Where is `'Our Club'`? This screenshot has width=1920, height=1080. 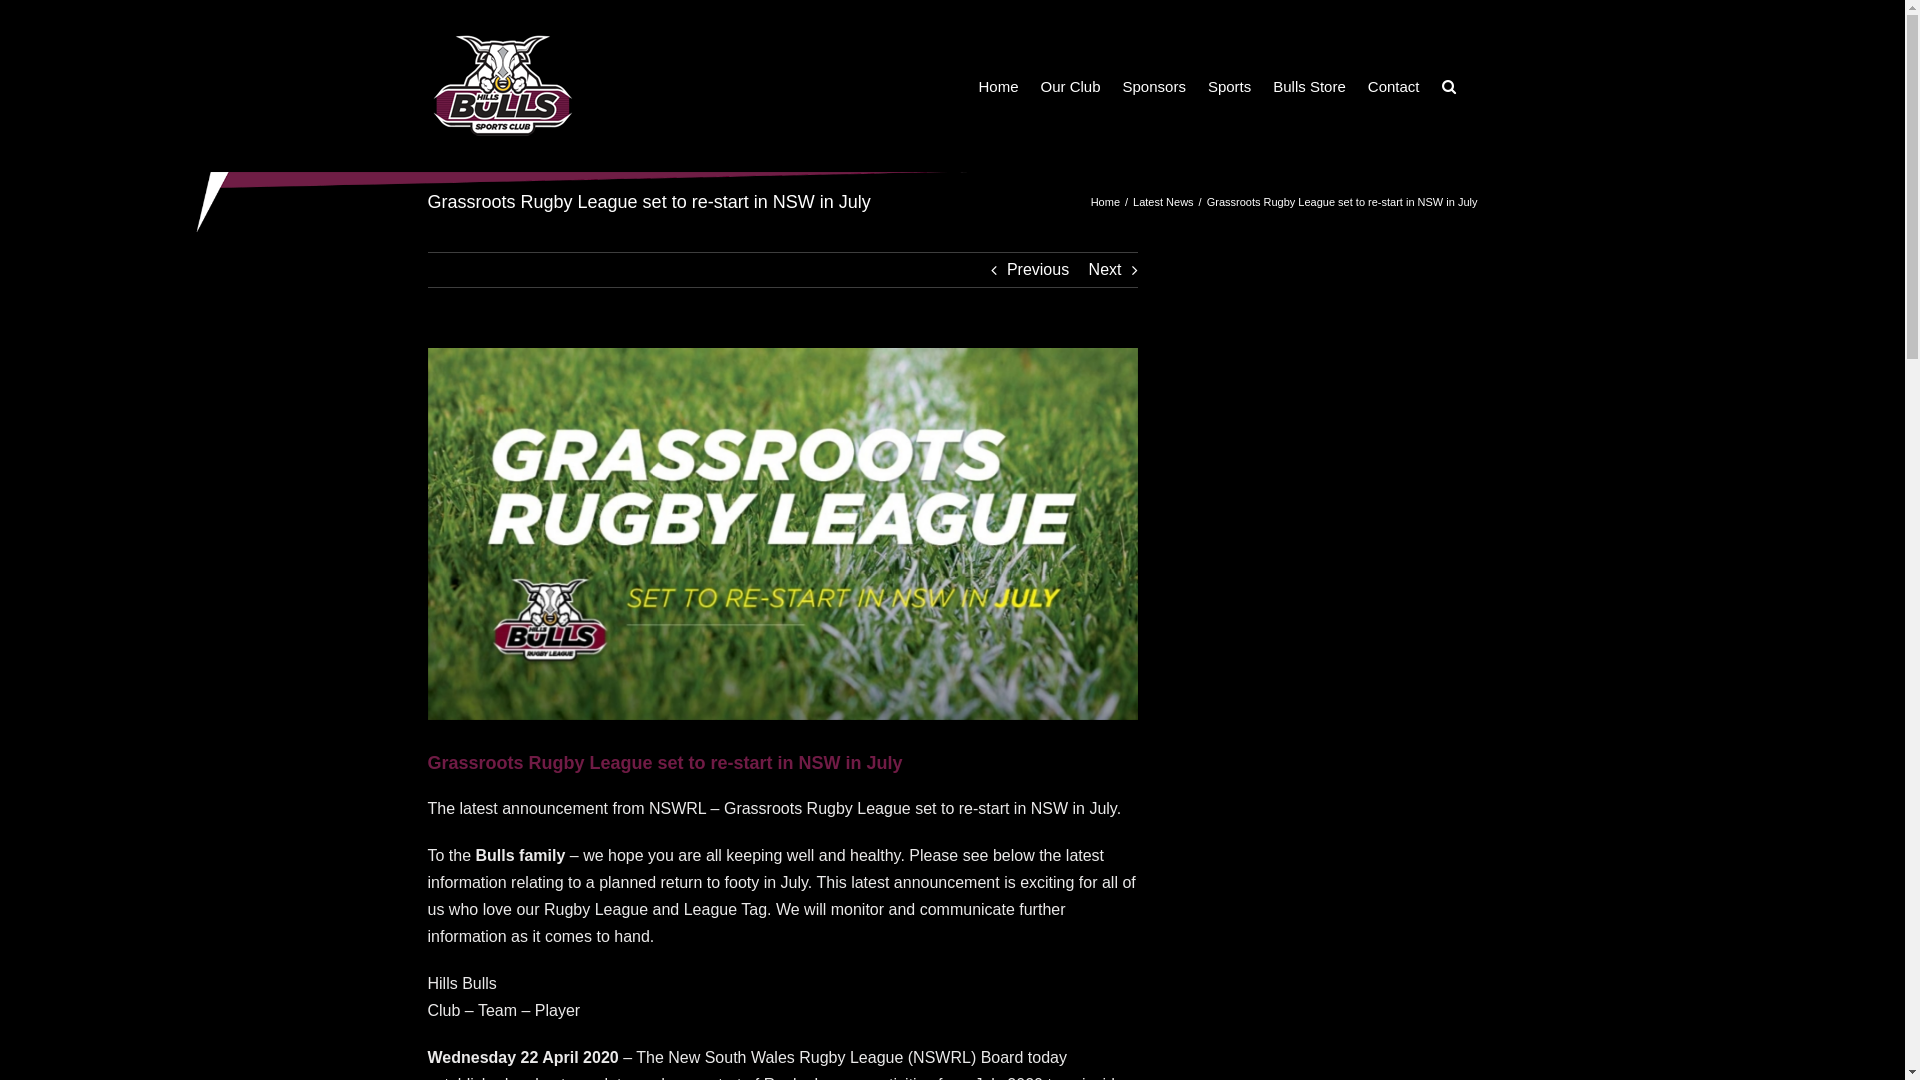 'Our Club' is located at coordinates (1069, 84).